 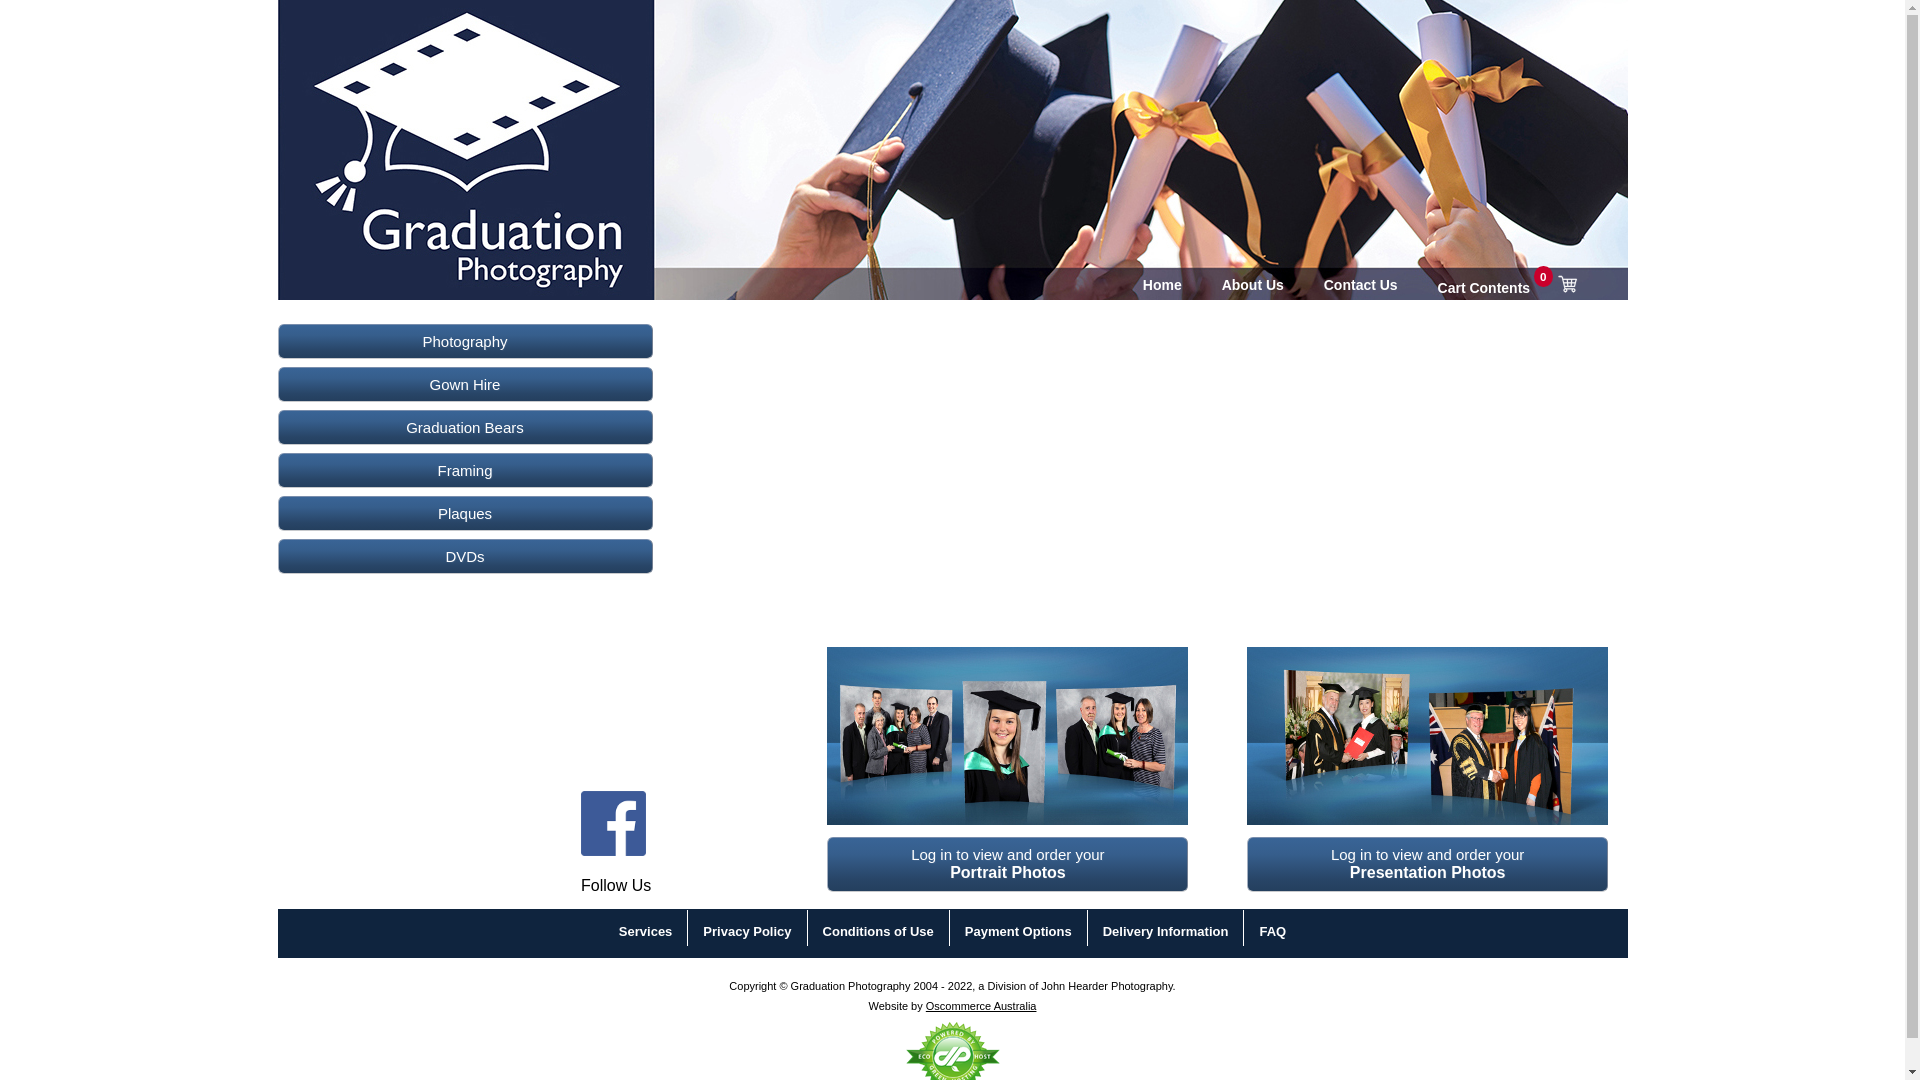 What do you see at coordinates (1102, 931) in the screenshot?
I see `'Delivery Information'` at bounding box center [1102, 931].